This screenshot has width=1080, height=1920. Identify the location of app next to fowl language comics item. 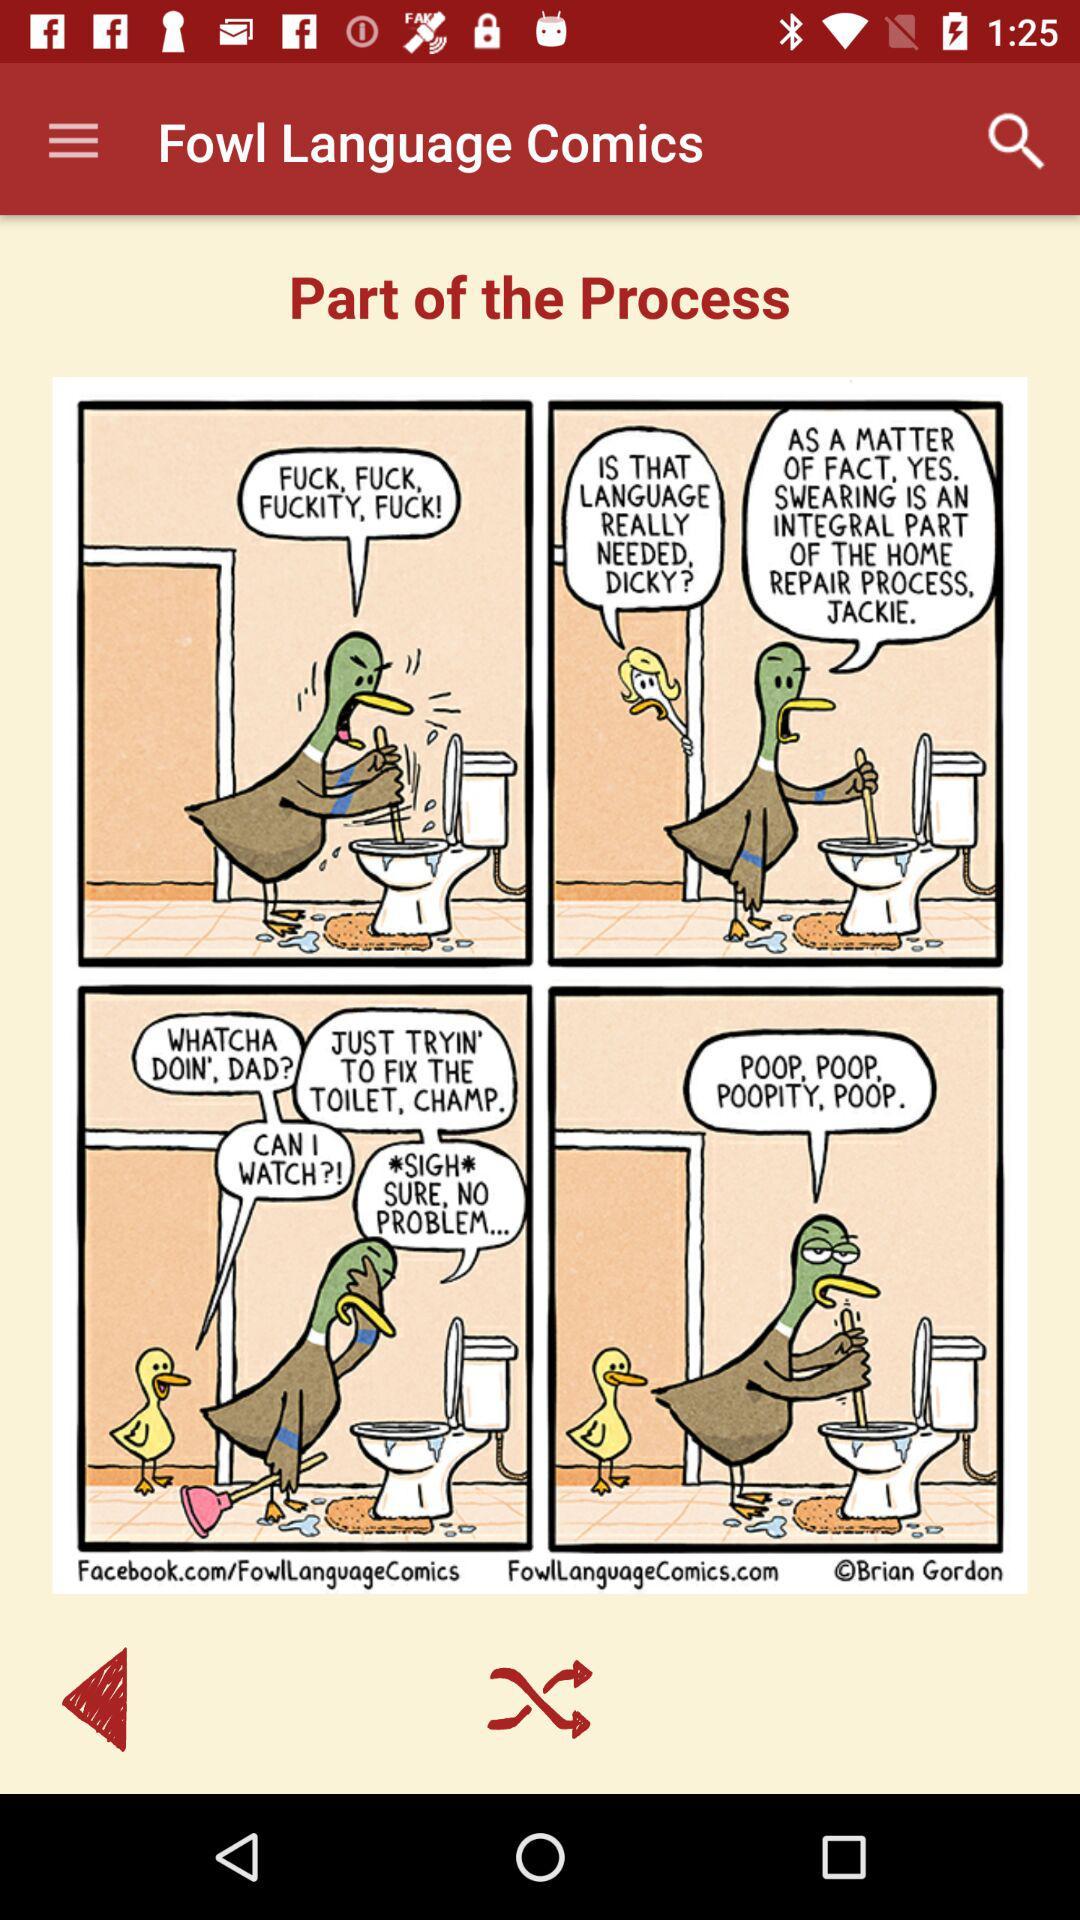
(1017, 140).